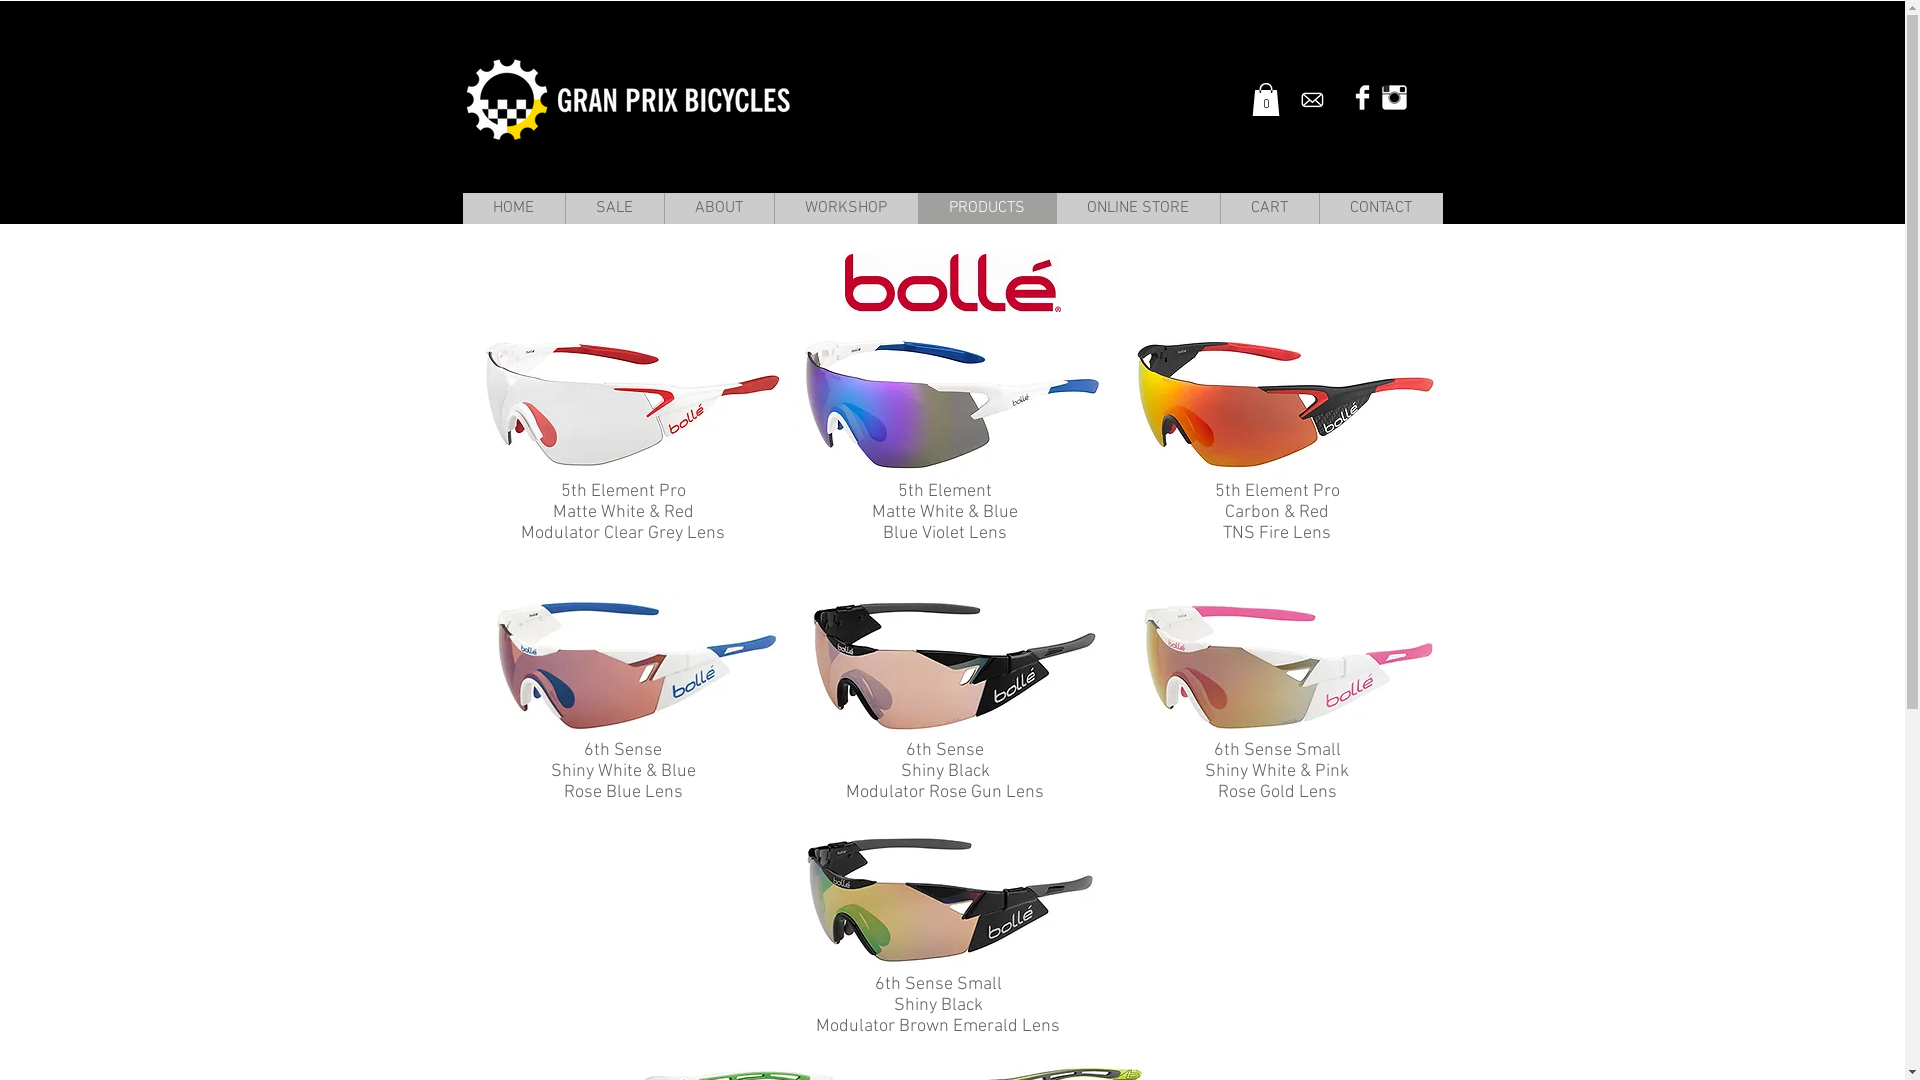 This screenshot has height=1080, width=1920. What do you see at coordinates (987, 208) in the screenshot?
I see `'PRODUCTS'` at bounding box center [987, 208].